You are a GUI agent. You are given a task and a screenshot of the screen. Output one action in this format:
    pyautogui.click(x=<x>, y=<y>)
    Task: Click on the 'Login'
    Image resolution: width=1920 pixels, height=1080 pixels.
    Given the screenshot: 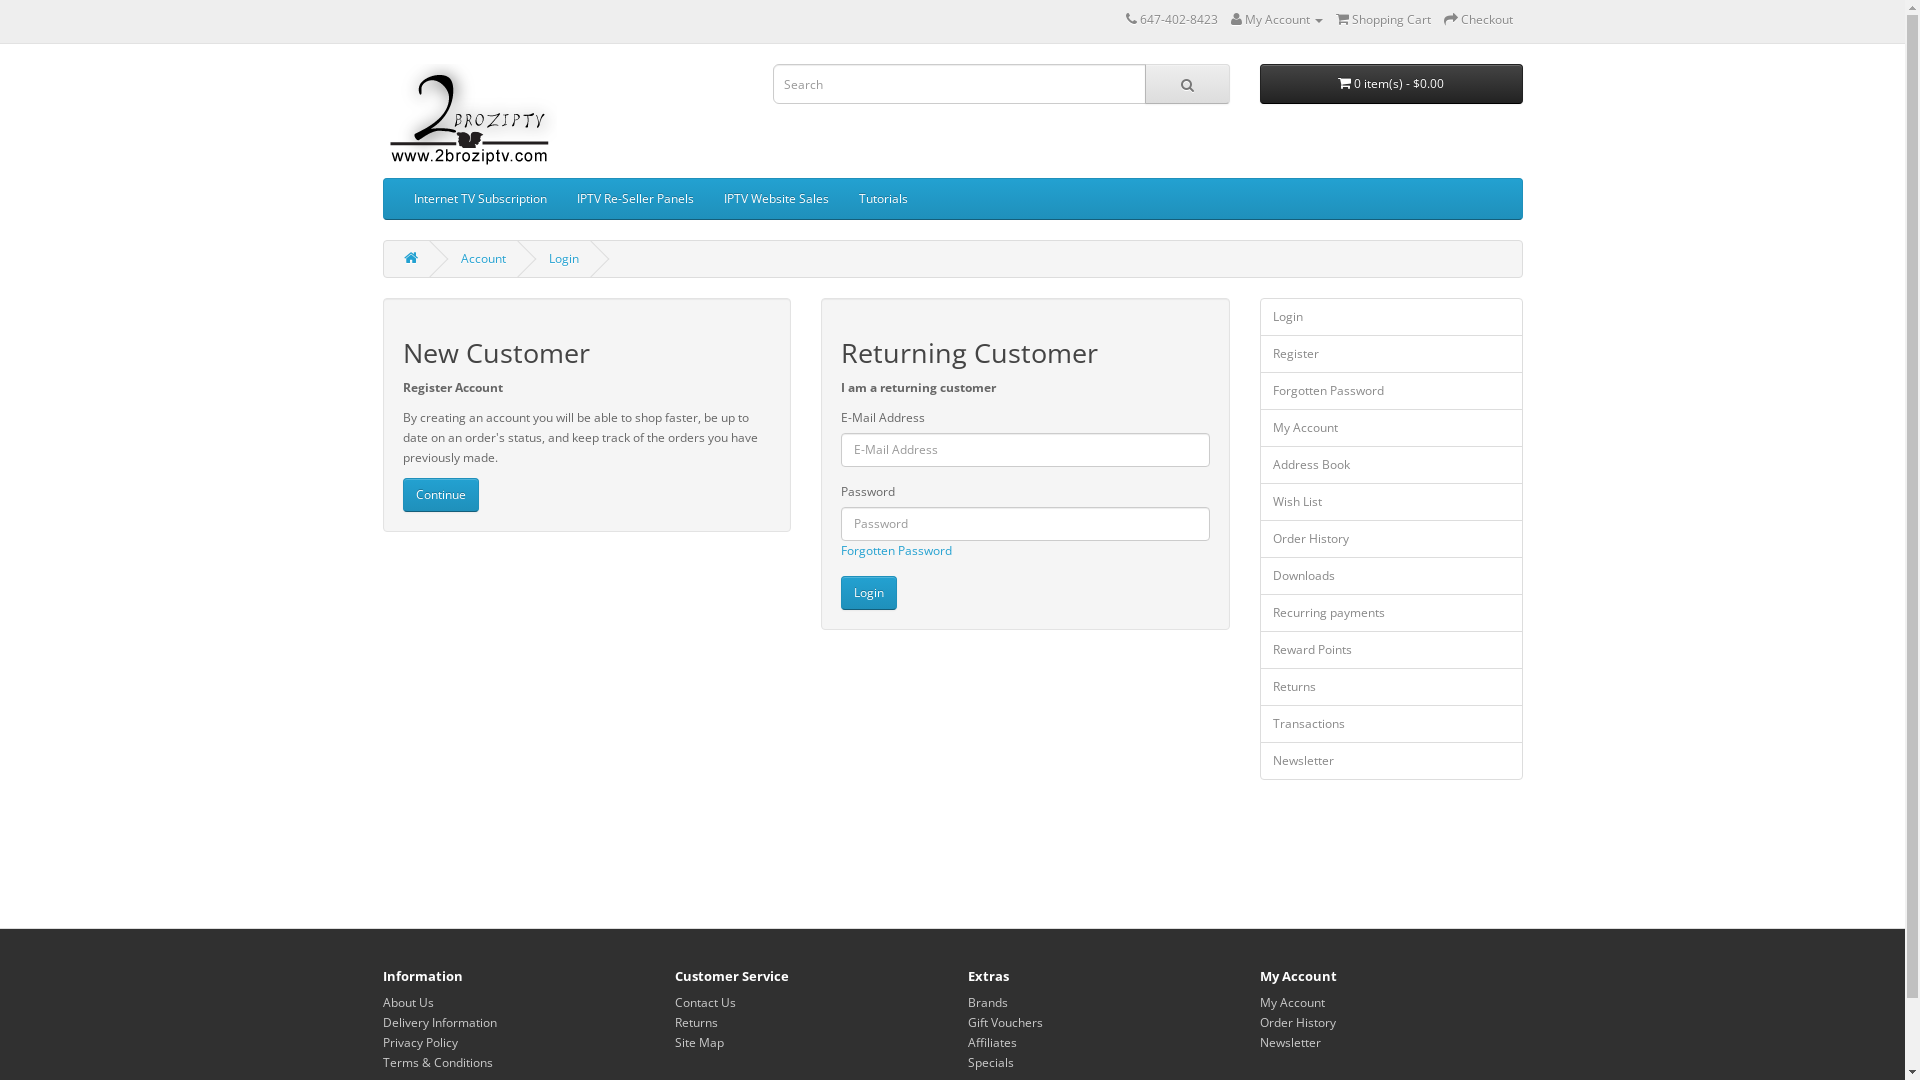 What is the action you would take?
    pyautogui.click(x=561, y=257)
    